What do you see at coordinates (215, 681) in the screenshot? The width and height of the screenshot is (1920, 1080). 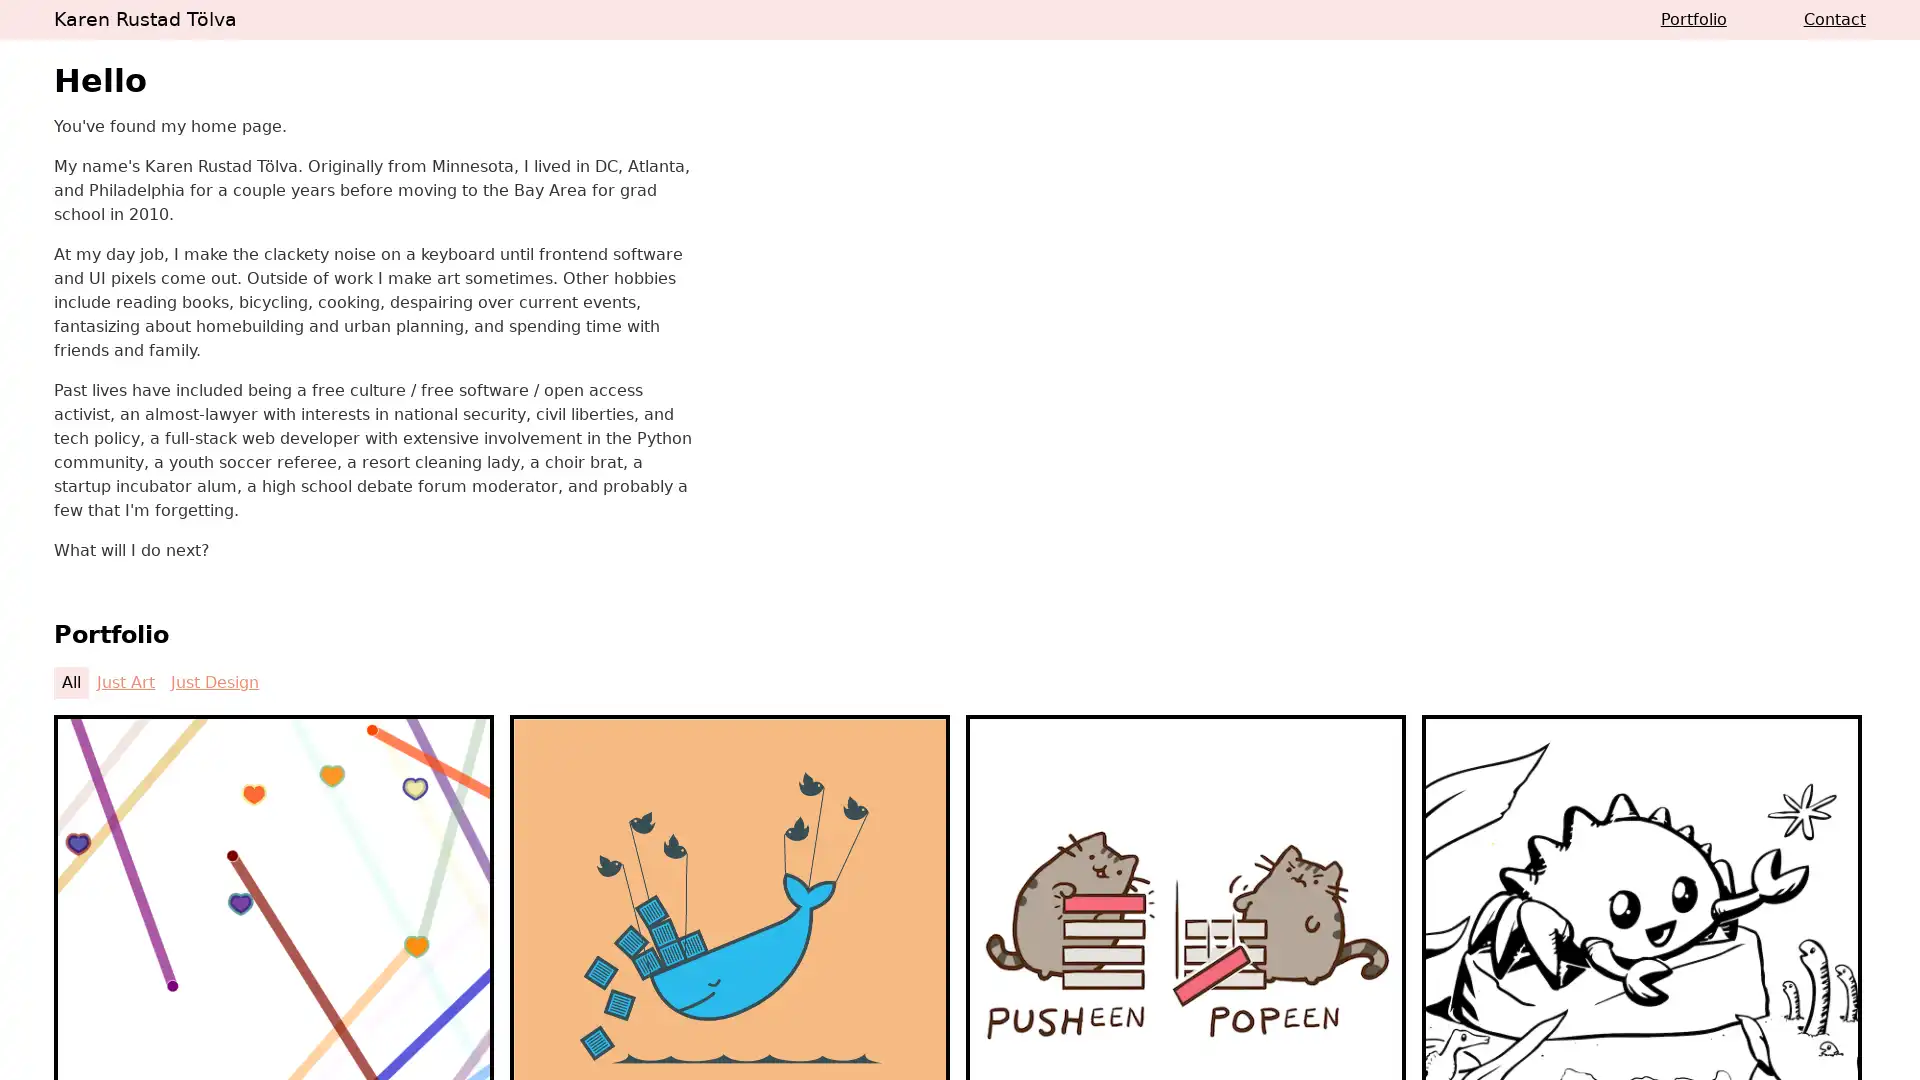 I see `Just Design` at bounding box center [215, 681].